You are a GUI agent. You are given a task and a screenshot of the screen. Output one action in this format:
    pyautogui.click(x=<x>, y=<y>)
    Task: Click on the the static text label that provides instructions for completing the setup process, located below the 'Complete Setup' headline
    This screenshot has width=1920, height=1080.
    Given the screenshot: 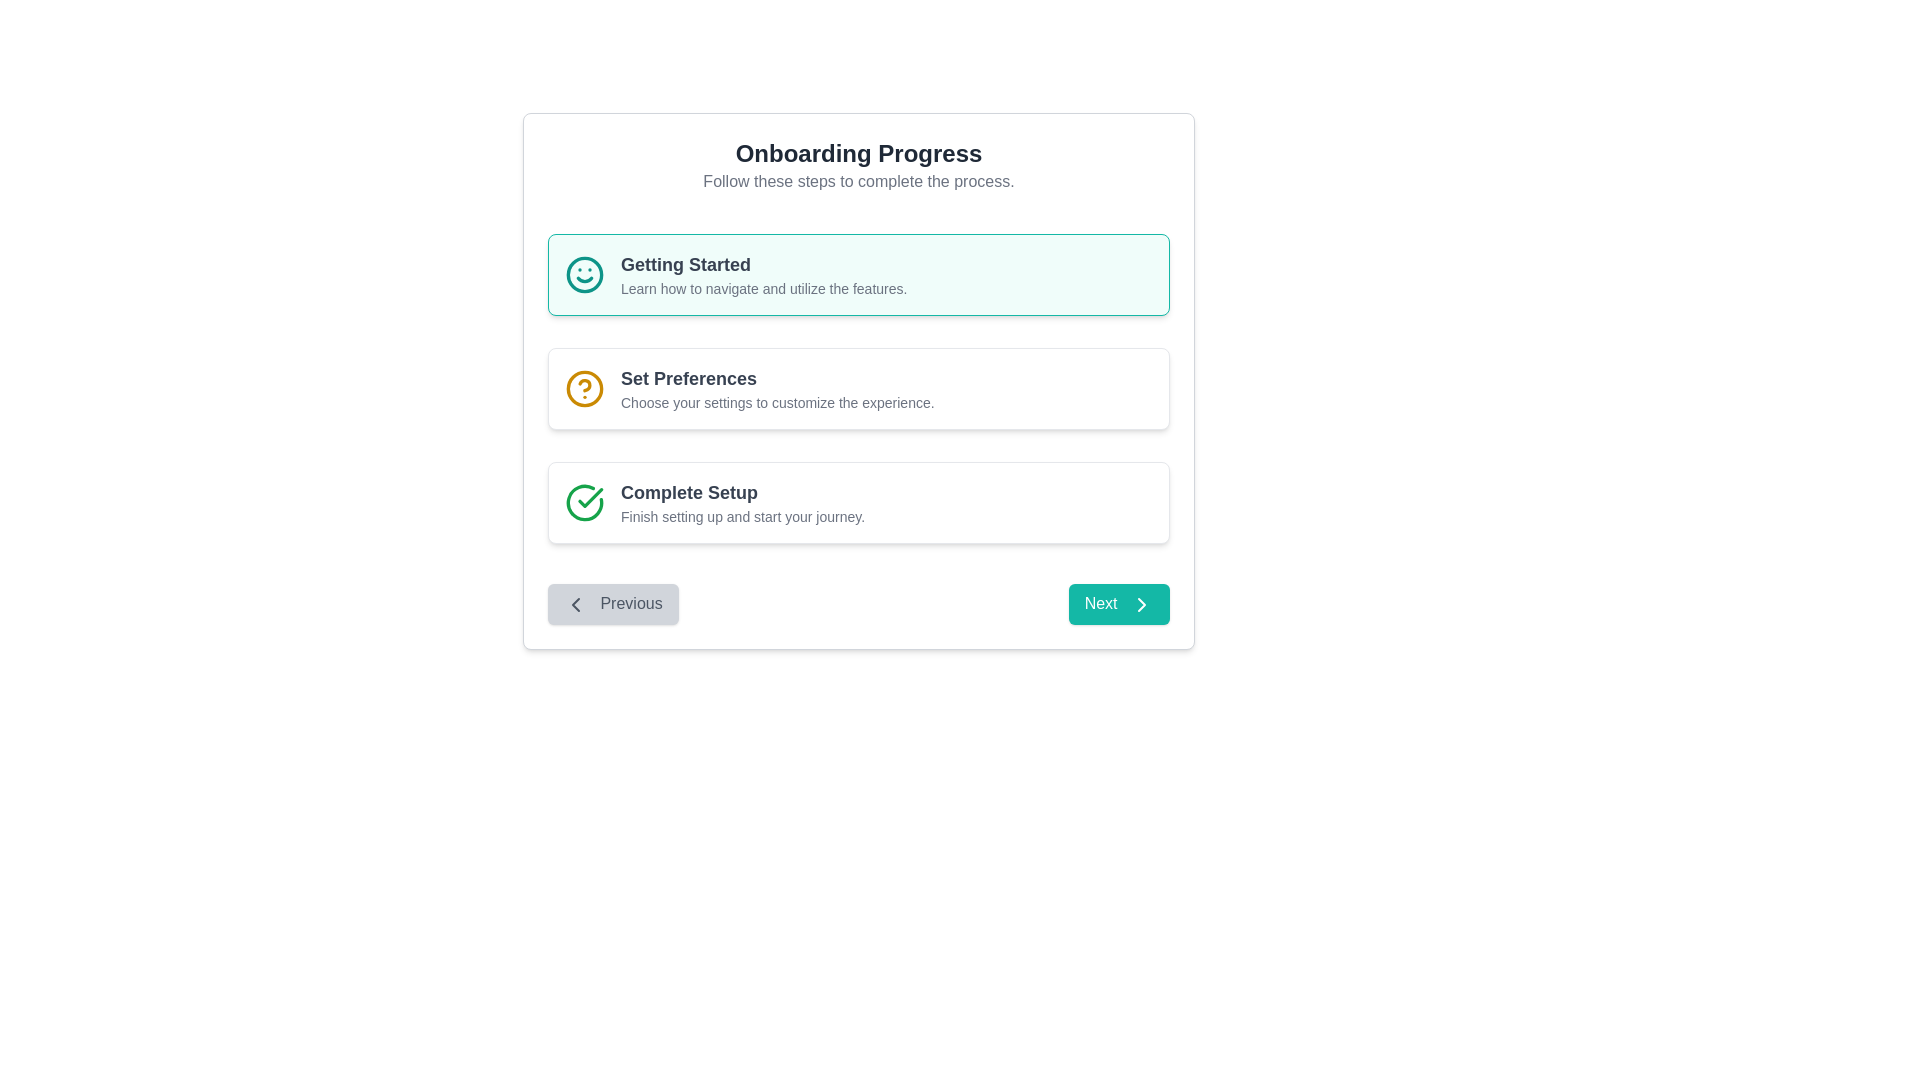 What is the action you would take?
    pyautogui.click(x=742, y=515)
    